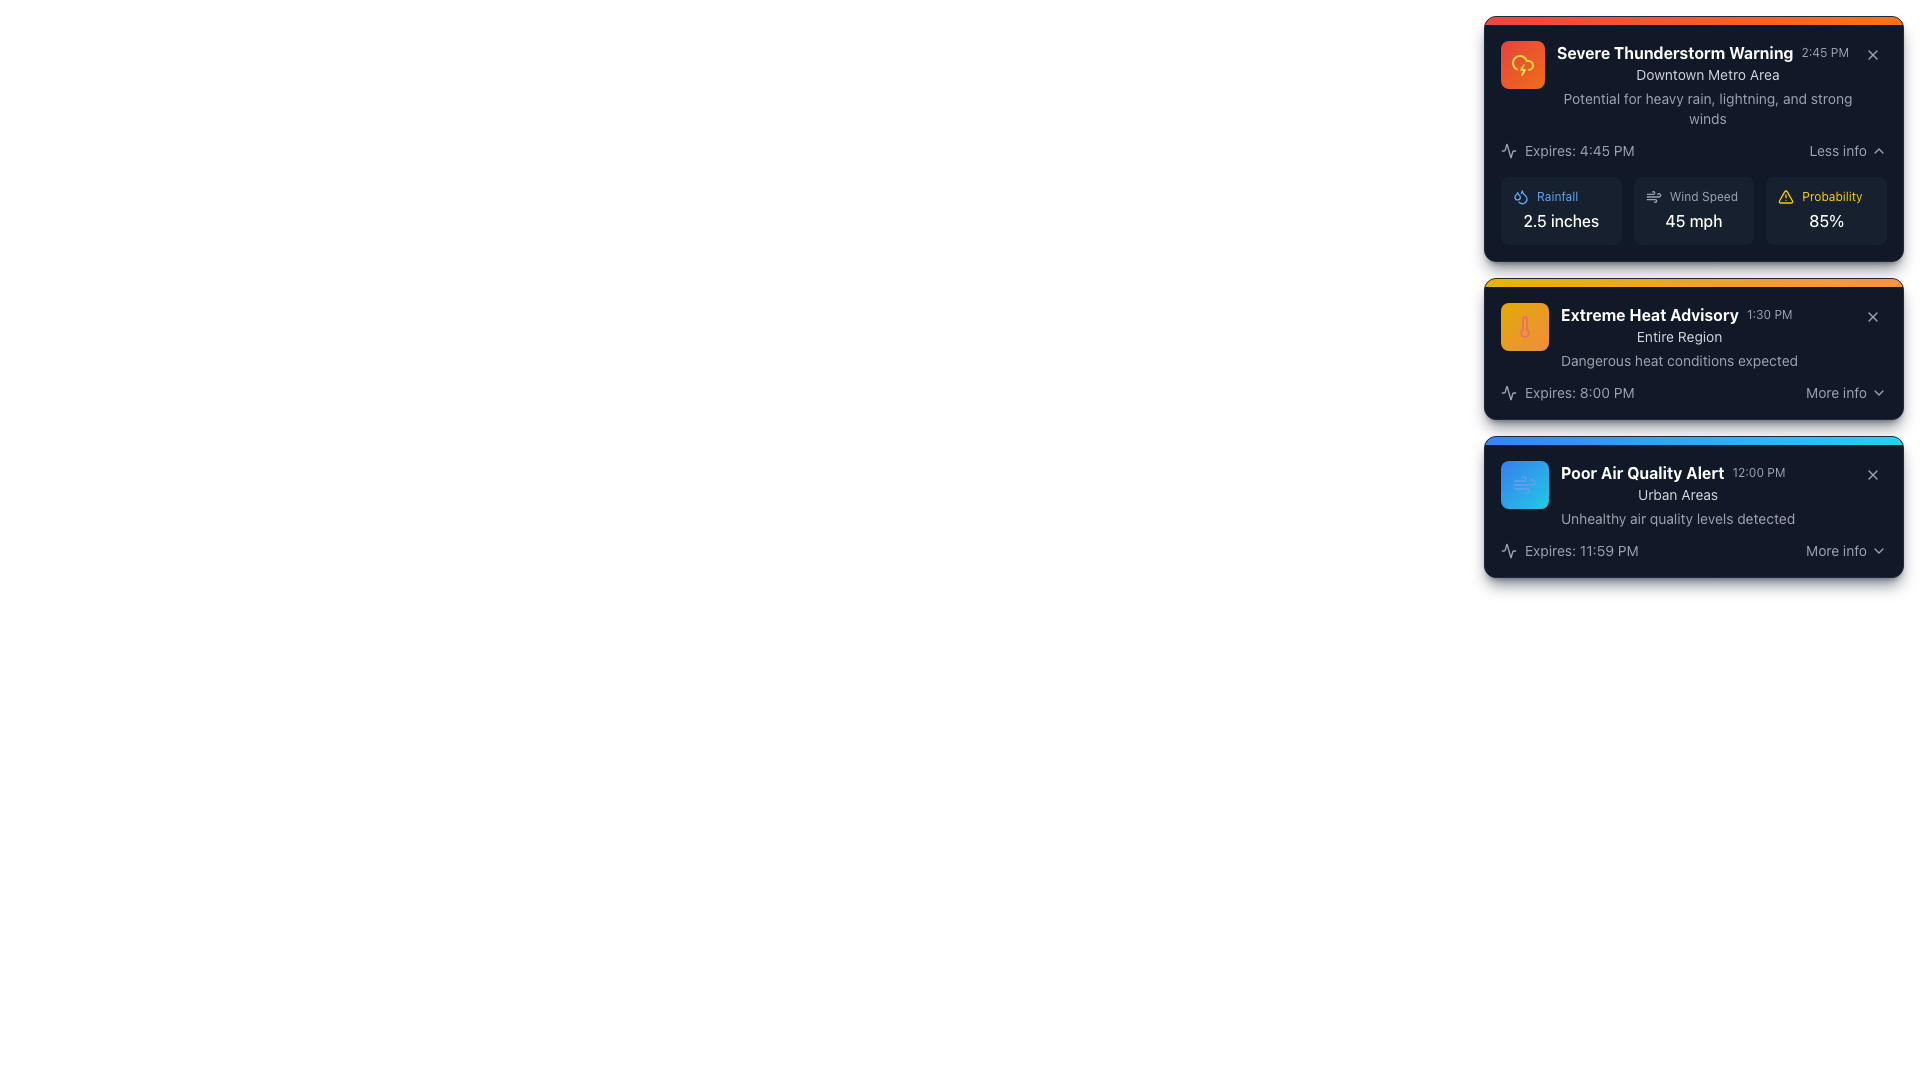 The width and height of the screenshot is (1920, 1080). What do you see at coordinates (1508, 149) in the screenshot?
I see `the SVG Icon depicting a waveform or signal-like pattern, located at the top-left corner of the first informational card near the title 'Severe Thunderstorm Warning.'` at bounding box center [1508, 149].